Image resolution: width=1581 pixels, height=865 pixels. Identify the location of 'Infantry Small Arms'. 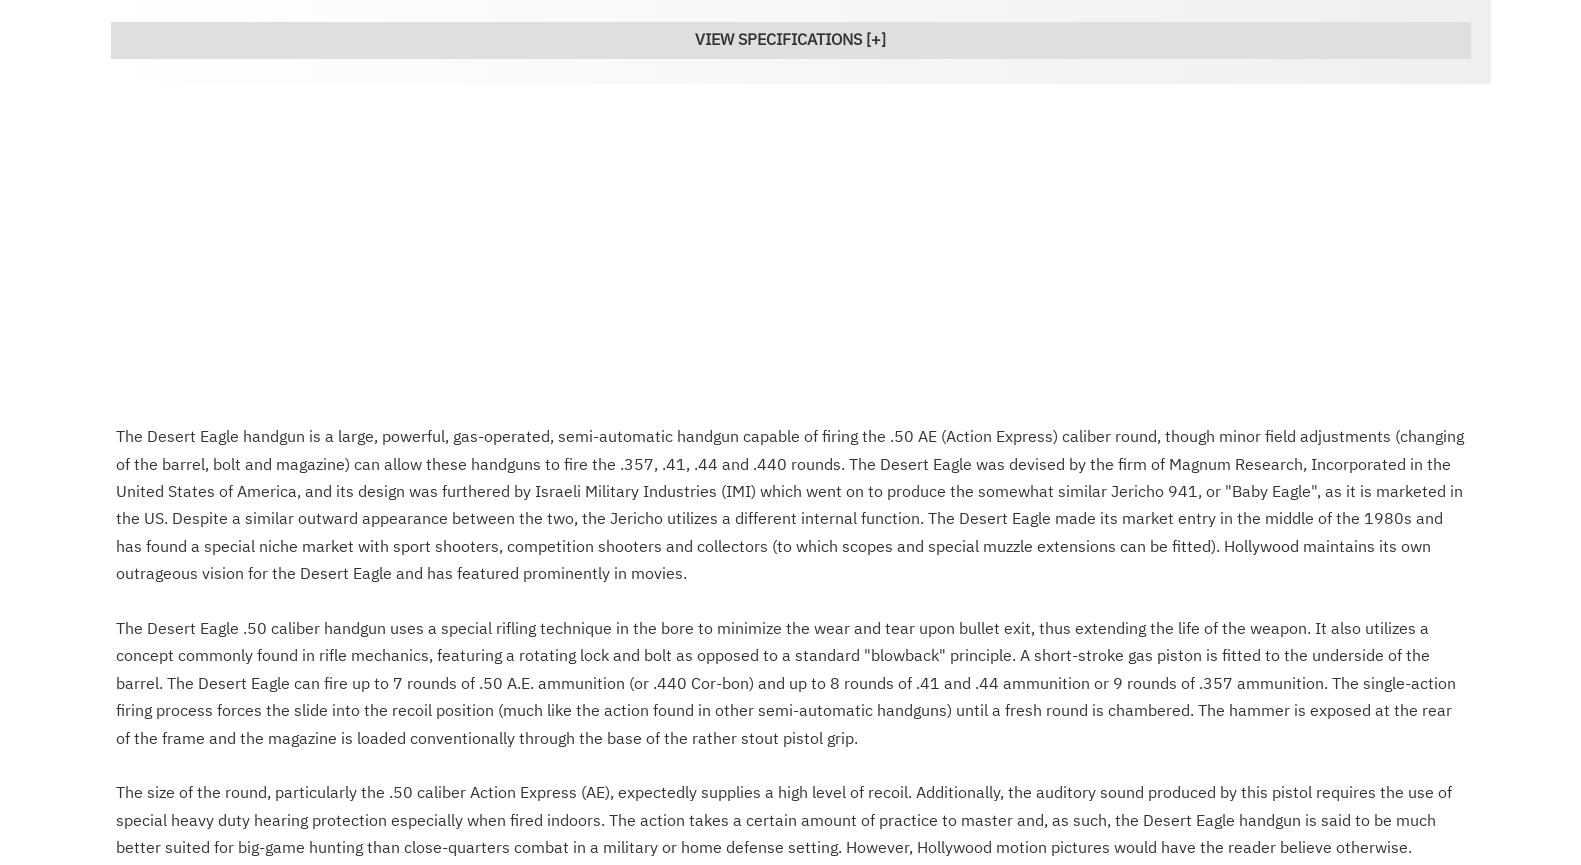
(196, 287).